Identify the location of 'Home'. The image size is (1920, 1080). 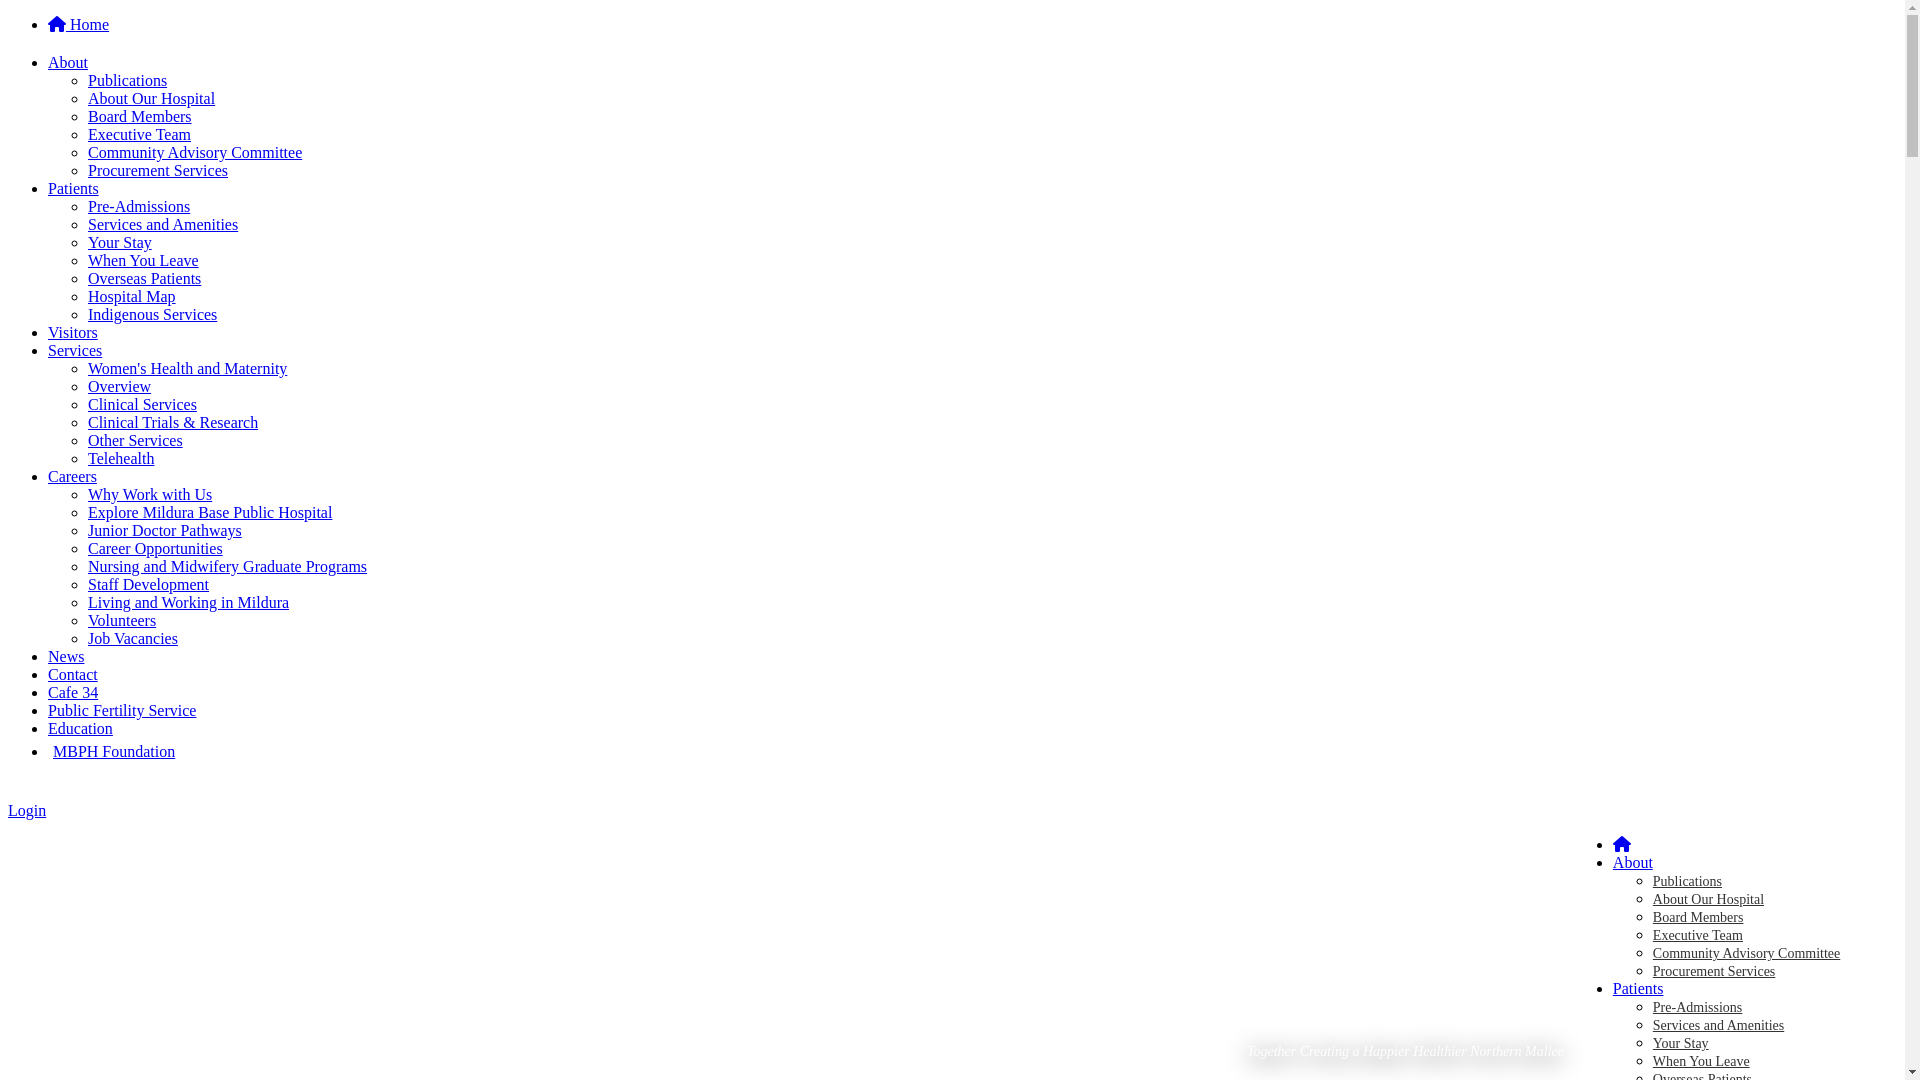
(78, 24).